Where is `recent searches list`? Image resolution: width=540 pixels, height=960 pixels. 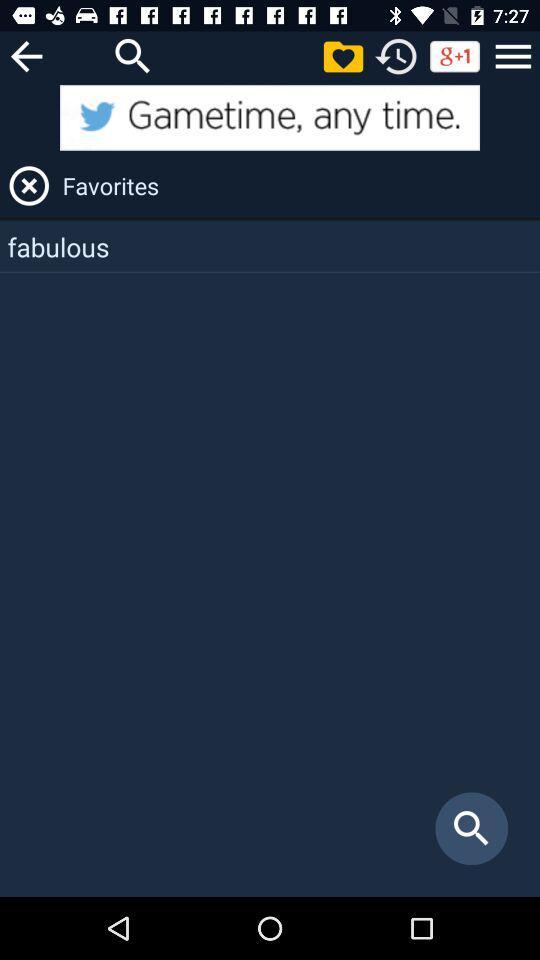
recent searches list is located at coordinates (396, 55).